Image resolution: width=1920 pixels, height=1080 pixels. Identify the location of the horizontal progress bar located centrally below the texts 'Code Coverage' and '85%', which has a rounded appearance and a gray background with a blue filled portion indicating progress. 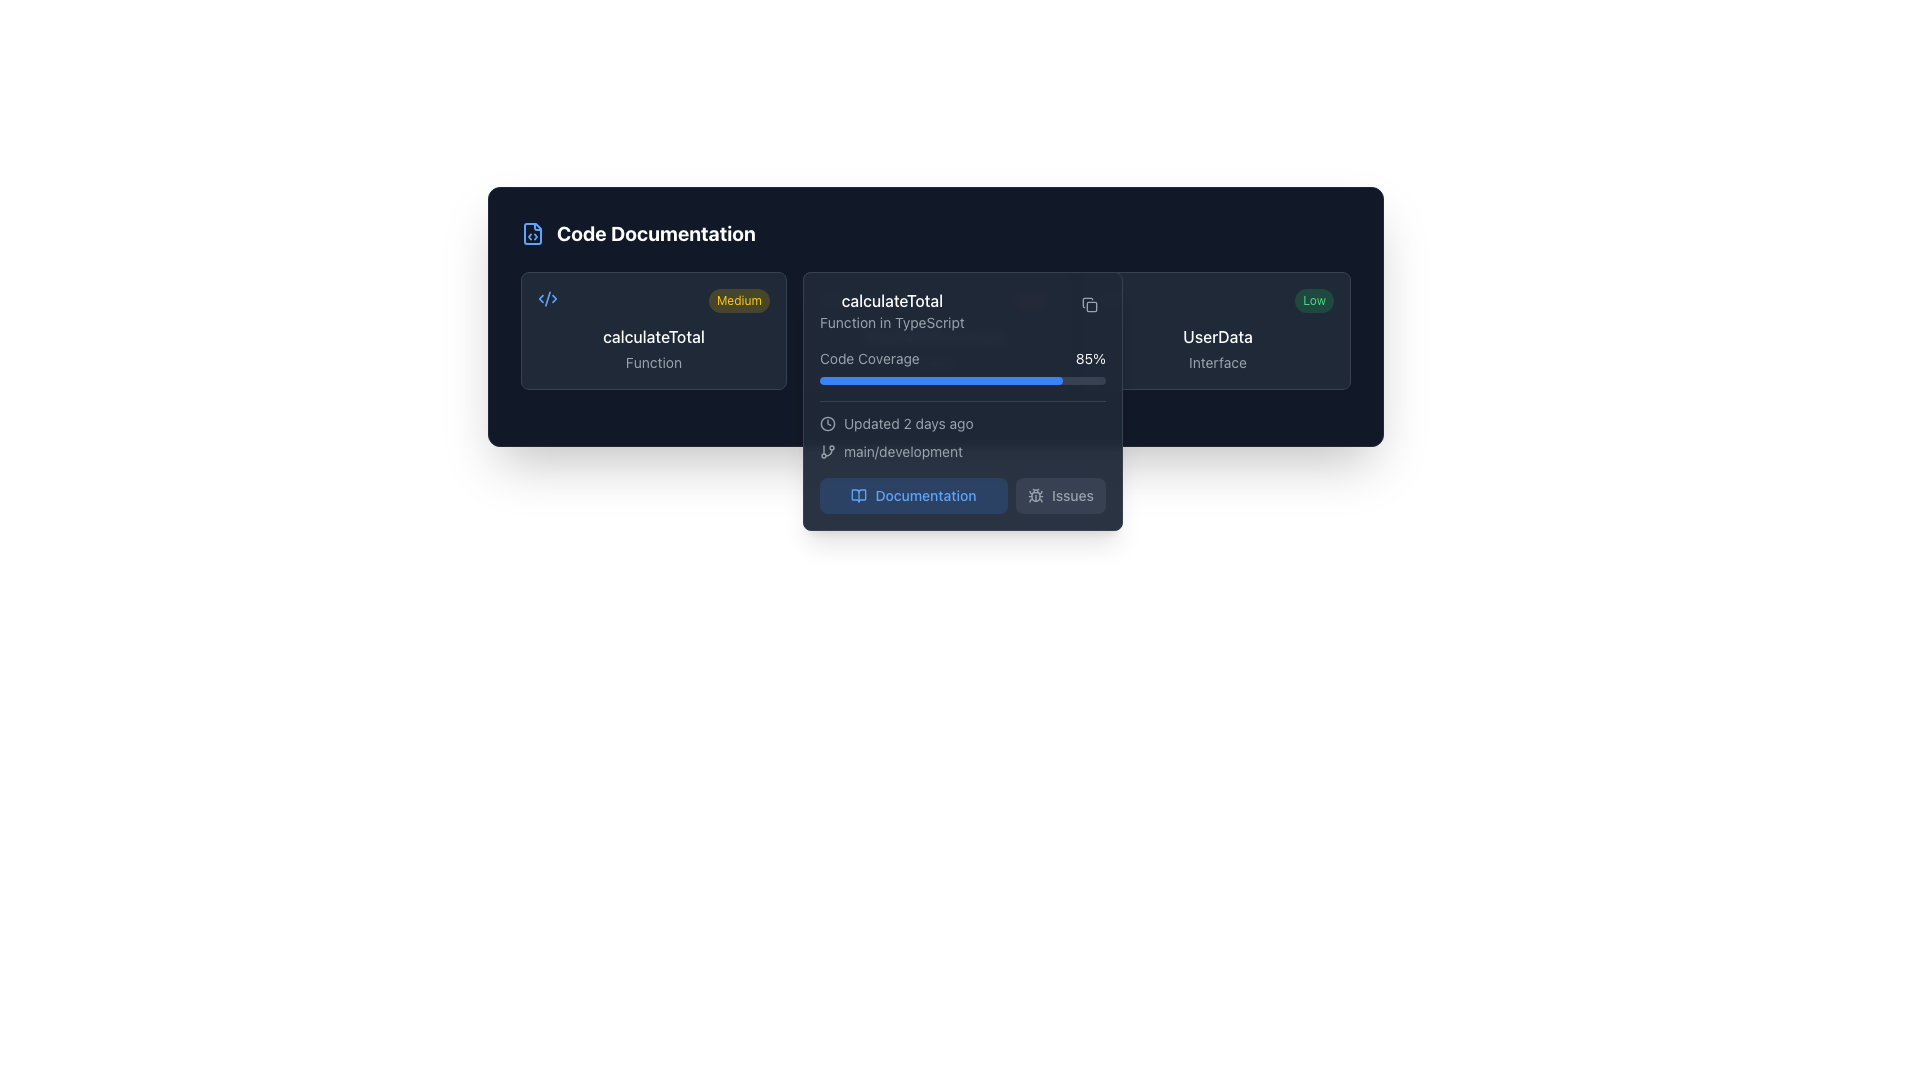
(963, 381).